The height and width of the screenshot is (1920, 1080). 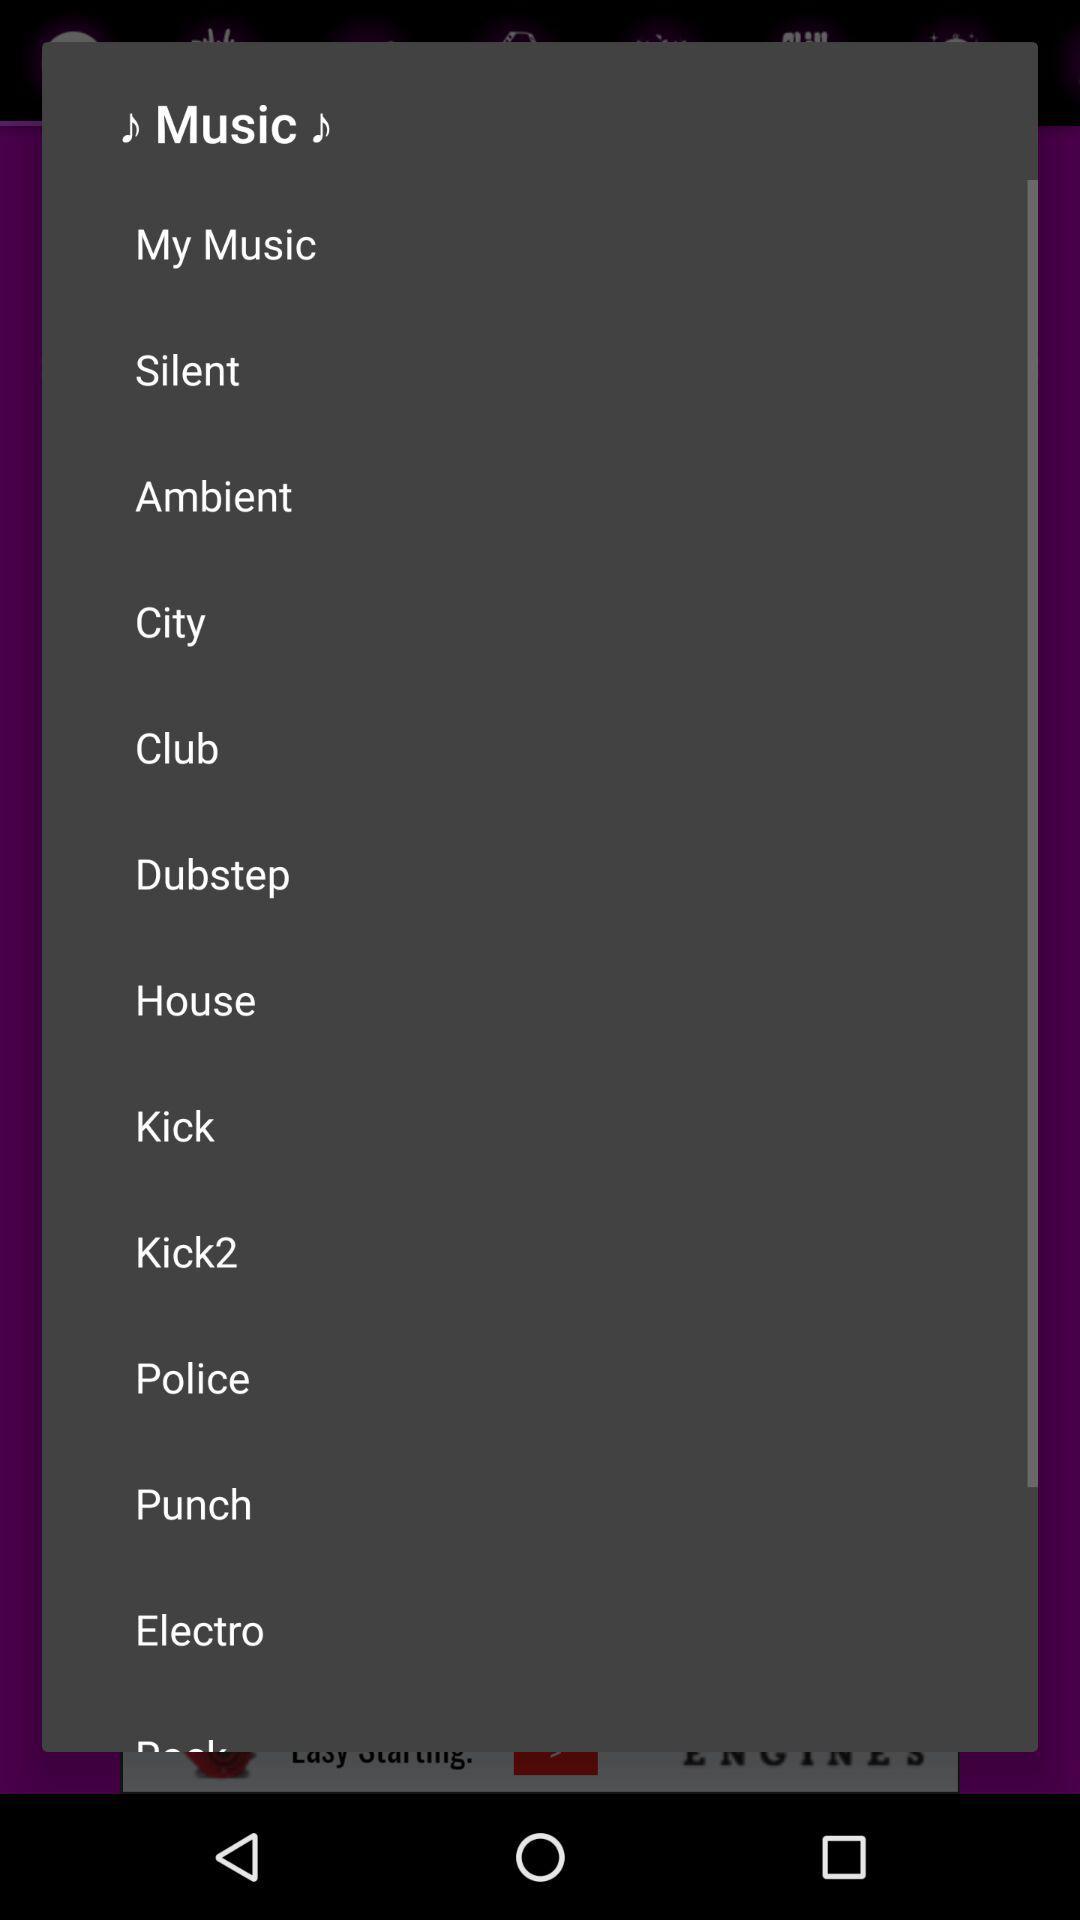 I want to click on kick, so click(x=540, y=1124).